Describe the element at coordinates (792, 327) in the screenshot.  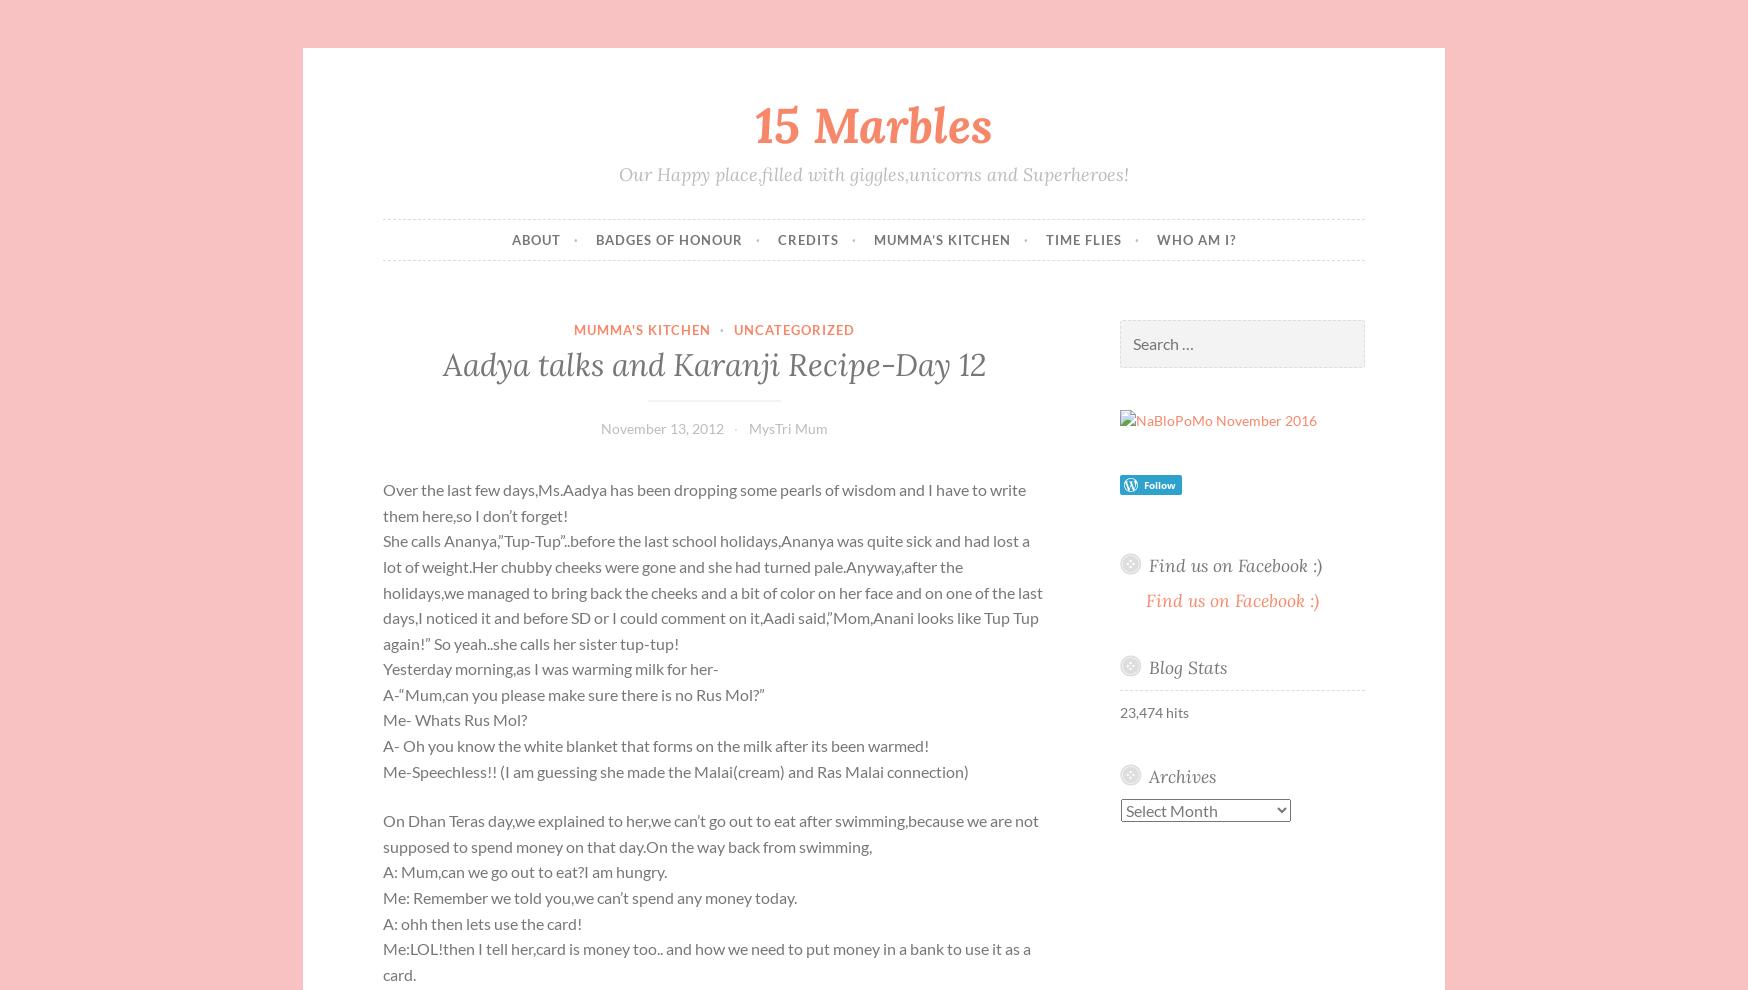
I see `'Uncategorized'` at that location.